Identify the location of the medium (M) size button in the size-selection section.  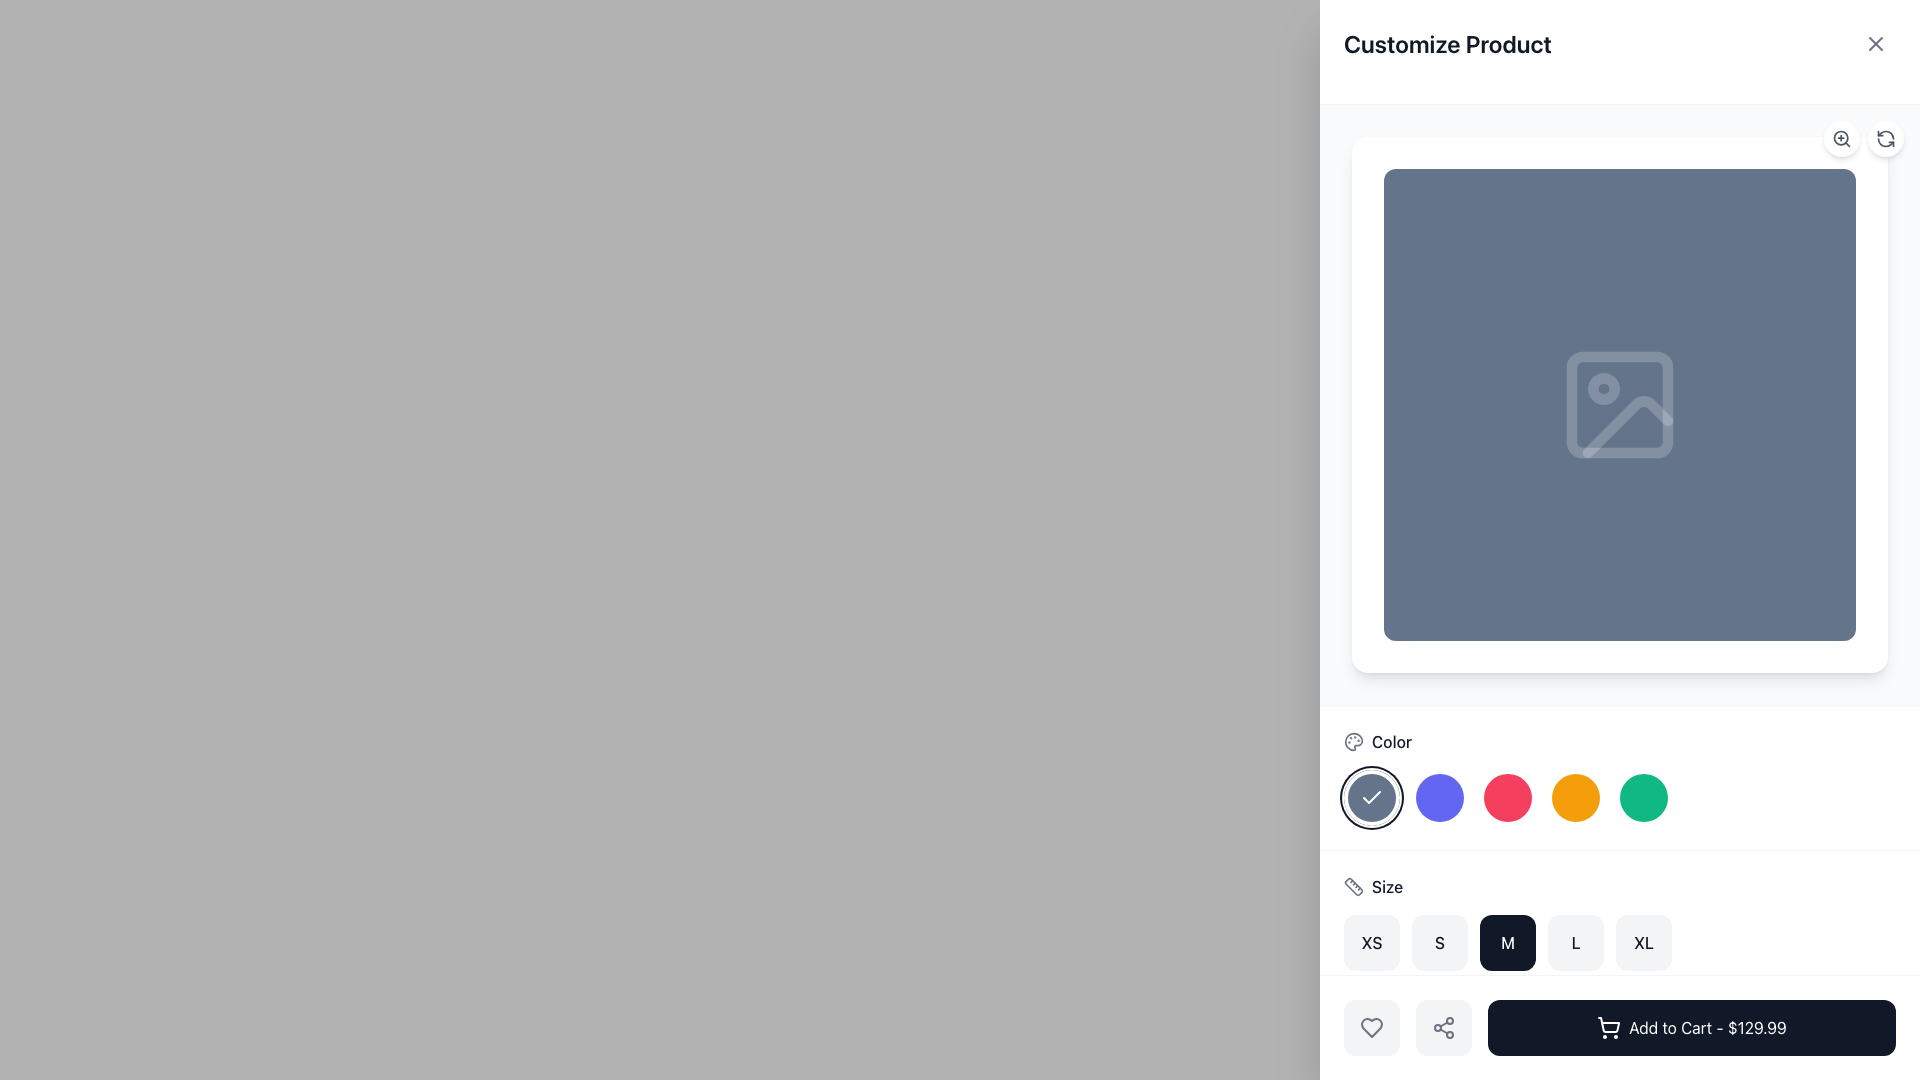
(1507, 942).